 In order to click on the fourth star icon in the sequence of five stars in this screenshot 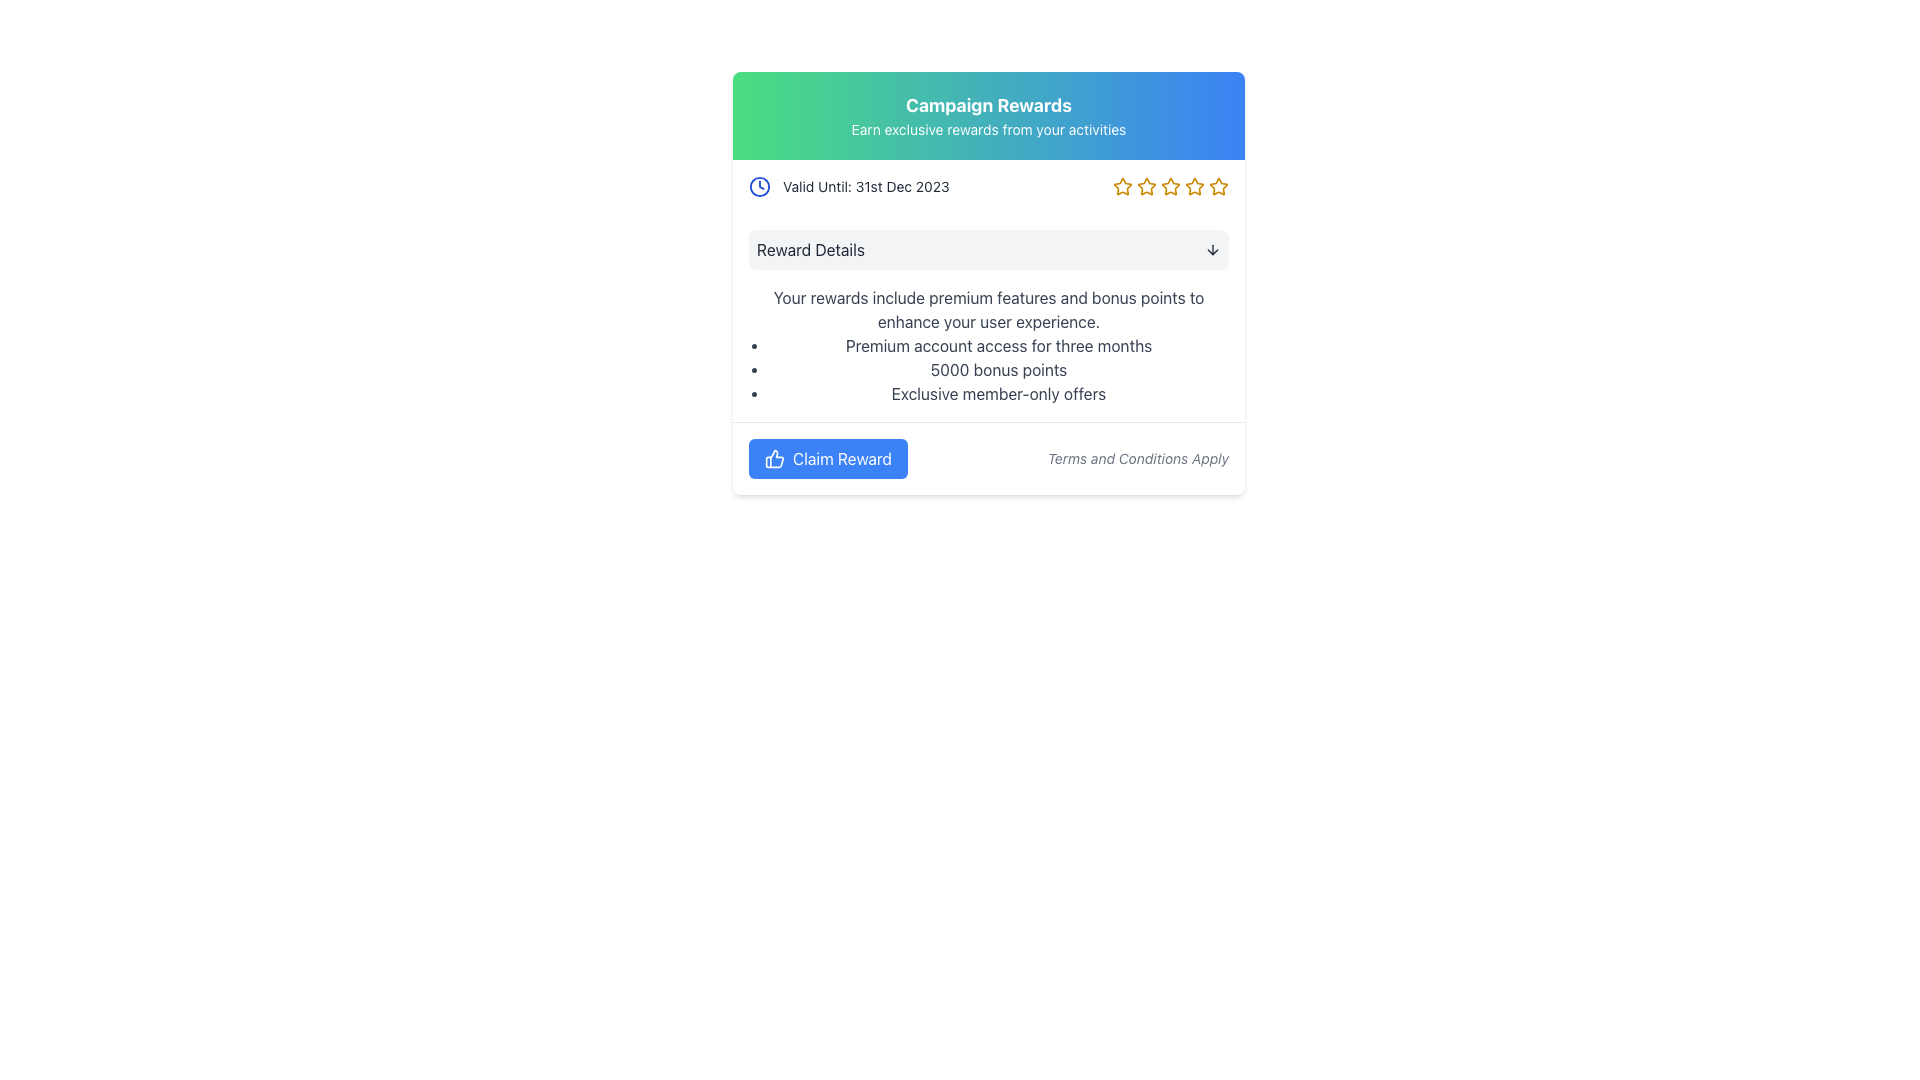, I will do `click(1170, 185)`.